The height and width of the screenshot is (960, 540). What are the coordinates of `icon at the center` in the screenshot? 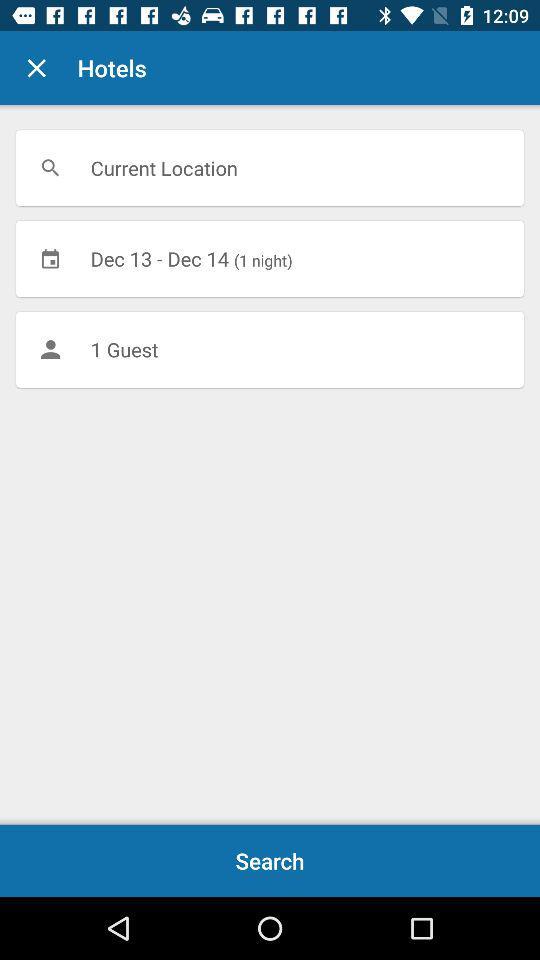 It's located at (270, 349).